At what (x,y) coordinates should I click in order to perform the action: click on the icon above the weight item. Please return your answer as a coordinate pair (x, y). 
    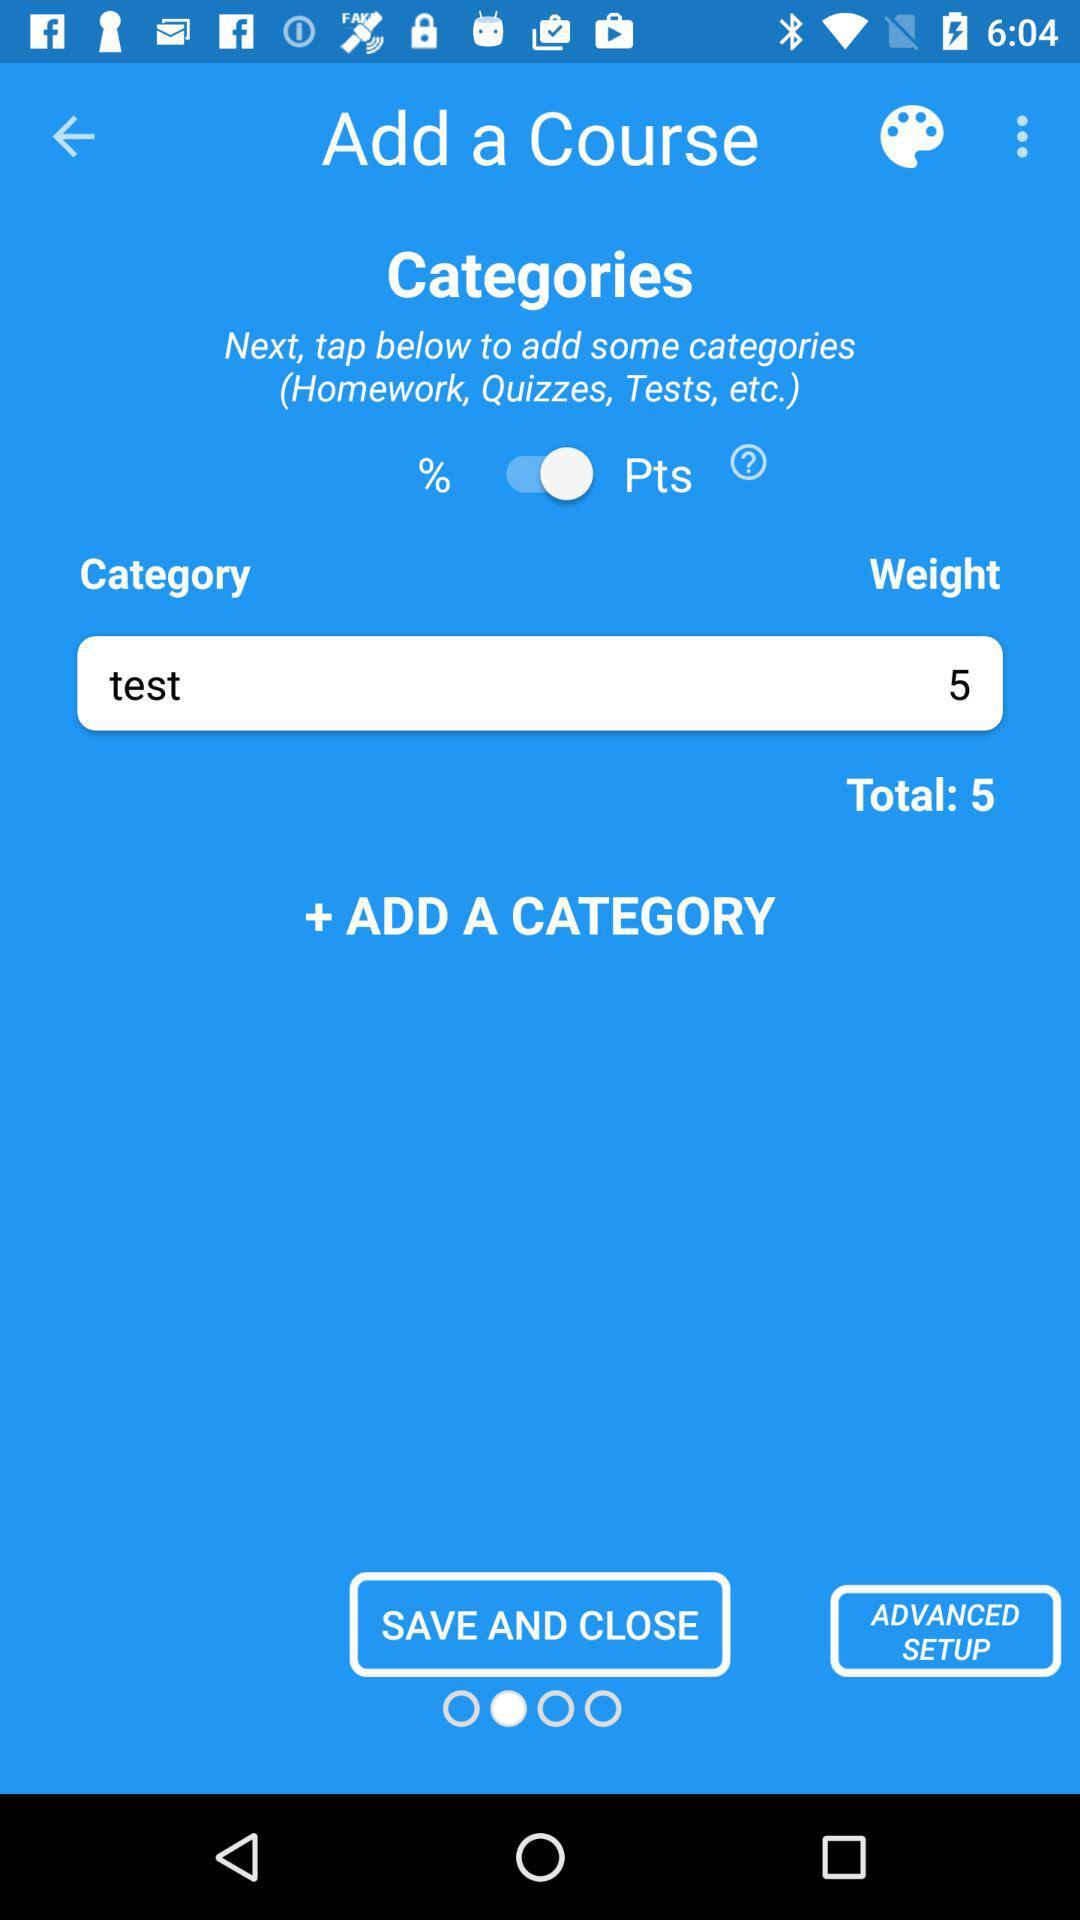
    Looking at the image, I should click on (748, 460).